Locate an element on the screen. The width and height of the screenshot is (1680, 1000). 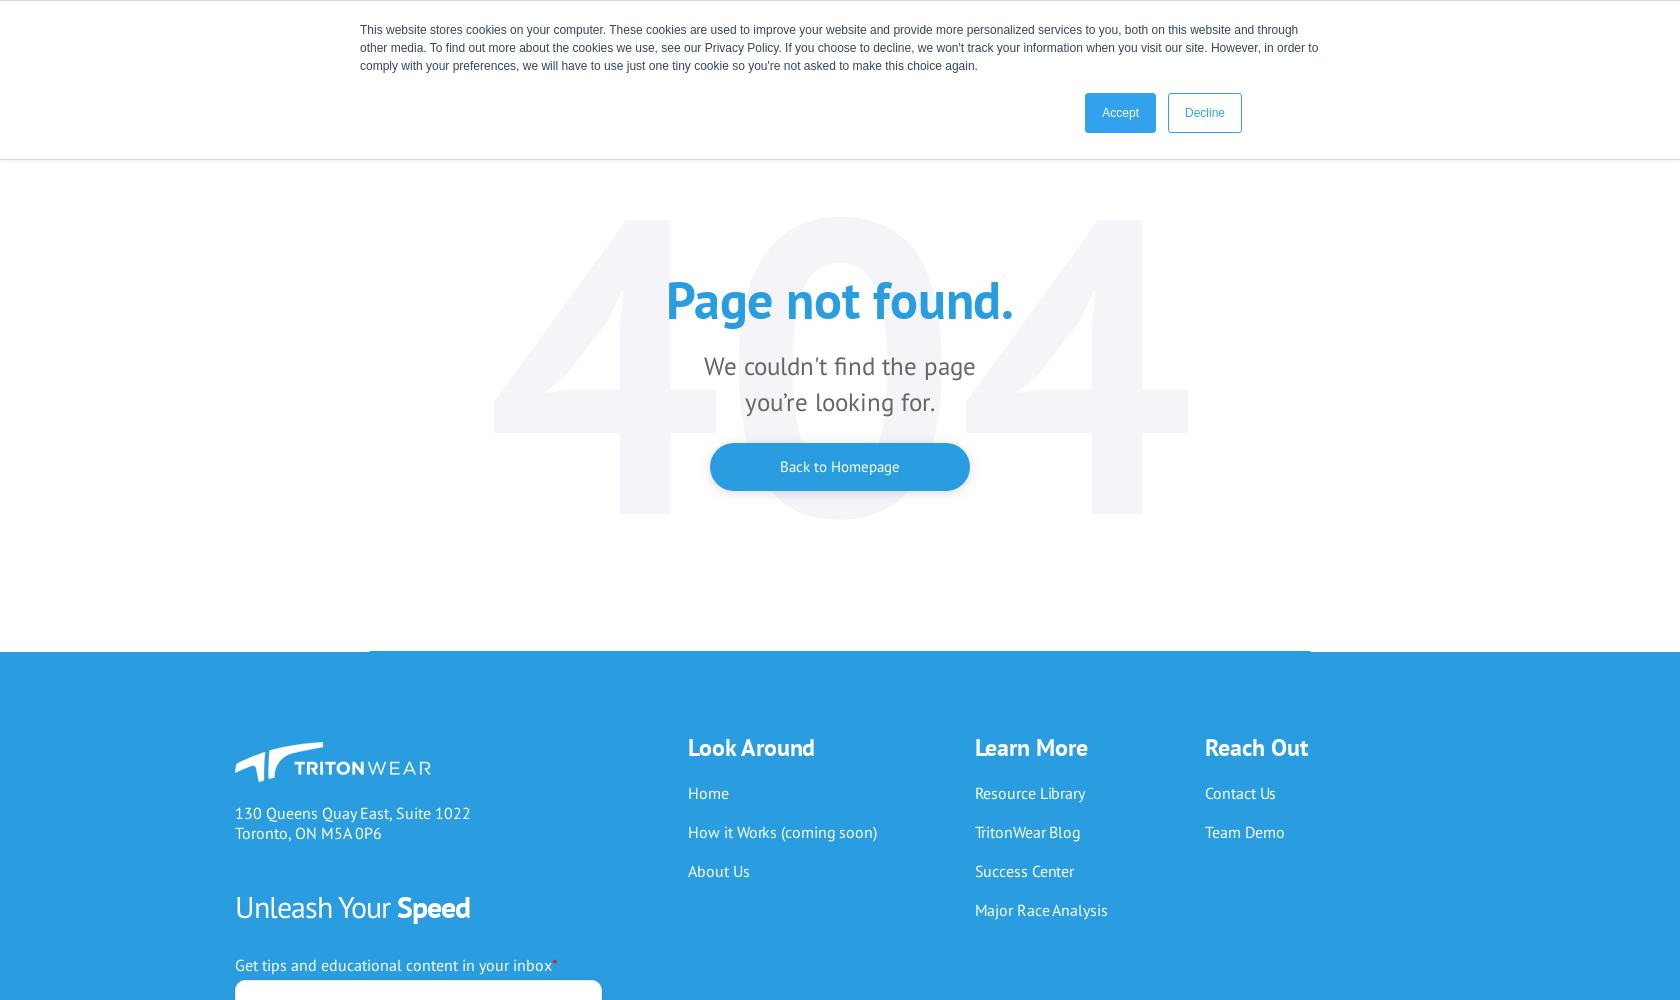
'Contact Us' is located at coordinates (1240, 792).